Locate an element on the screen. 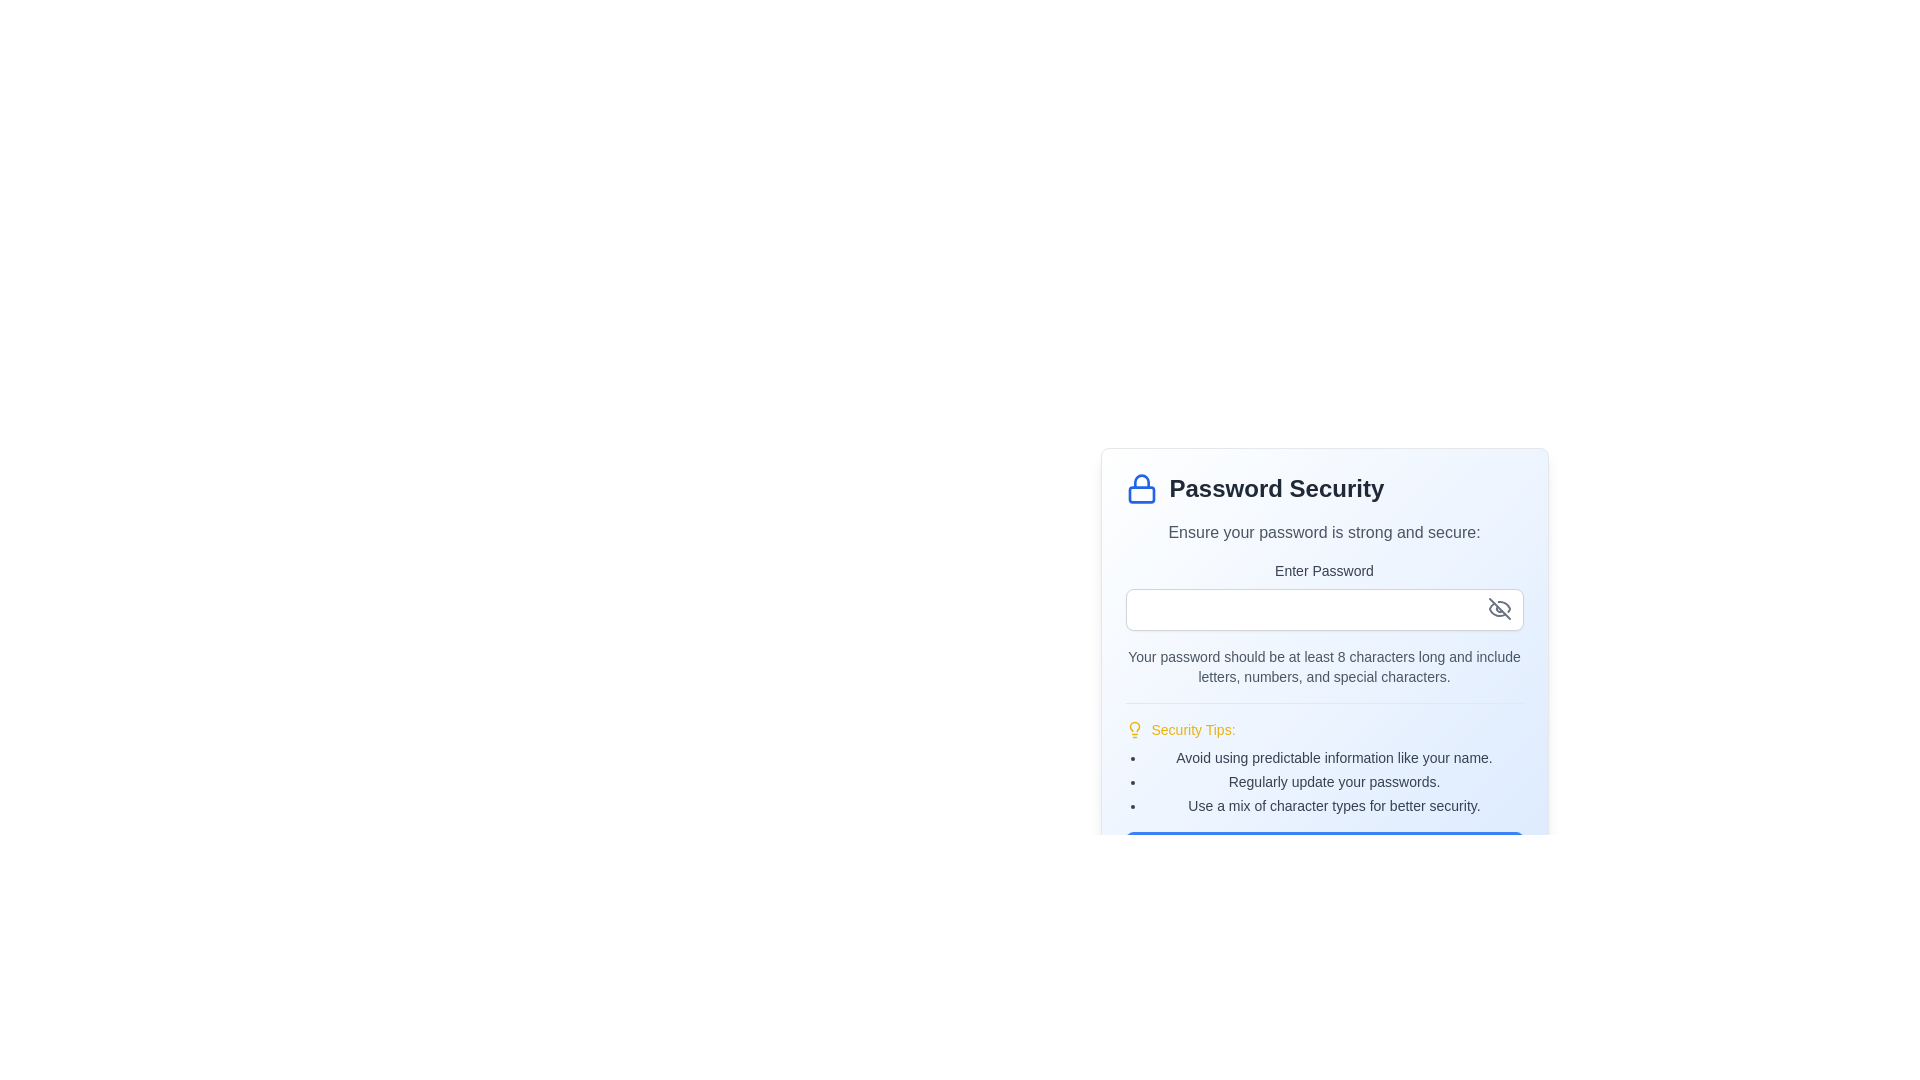  the blue lock icon located at the beginning of the 'Password Security' heading, which is positioned to the left of the section title text is located at coordinates (1141, 489).